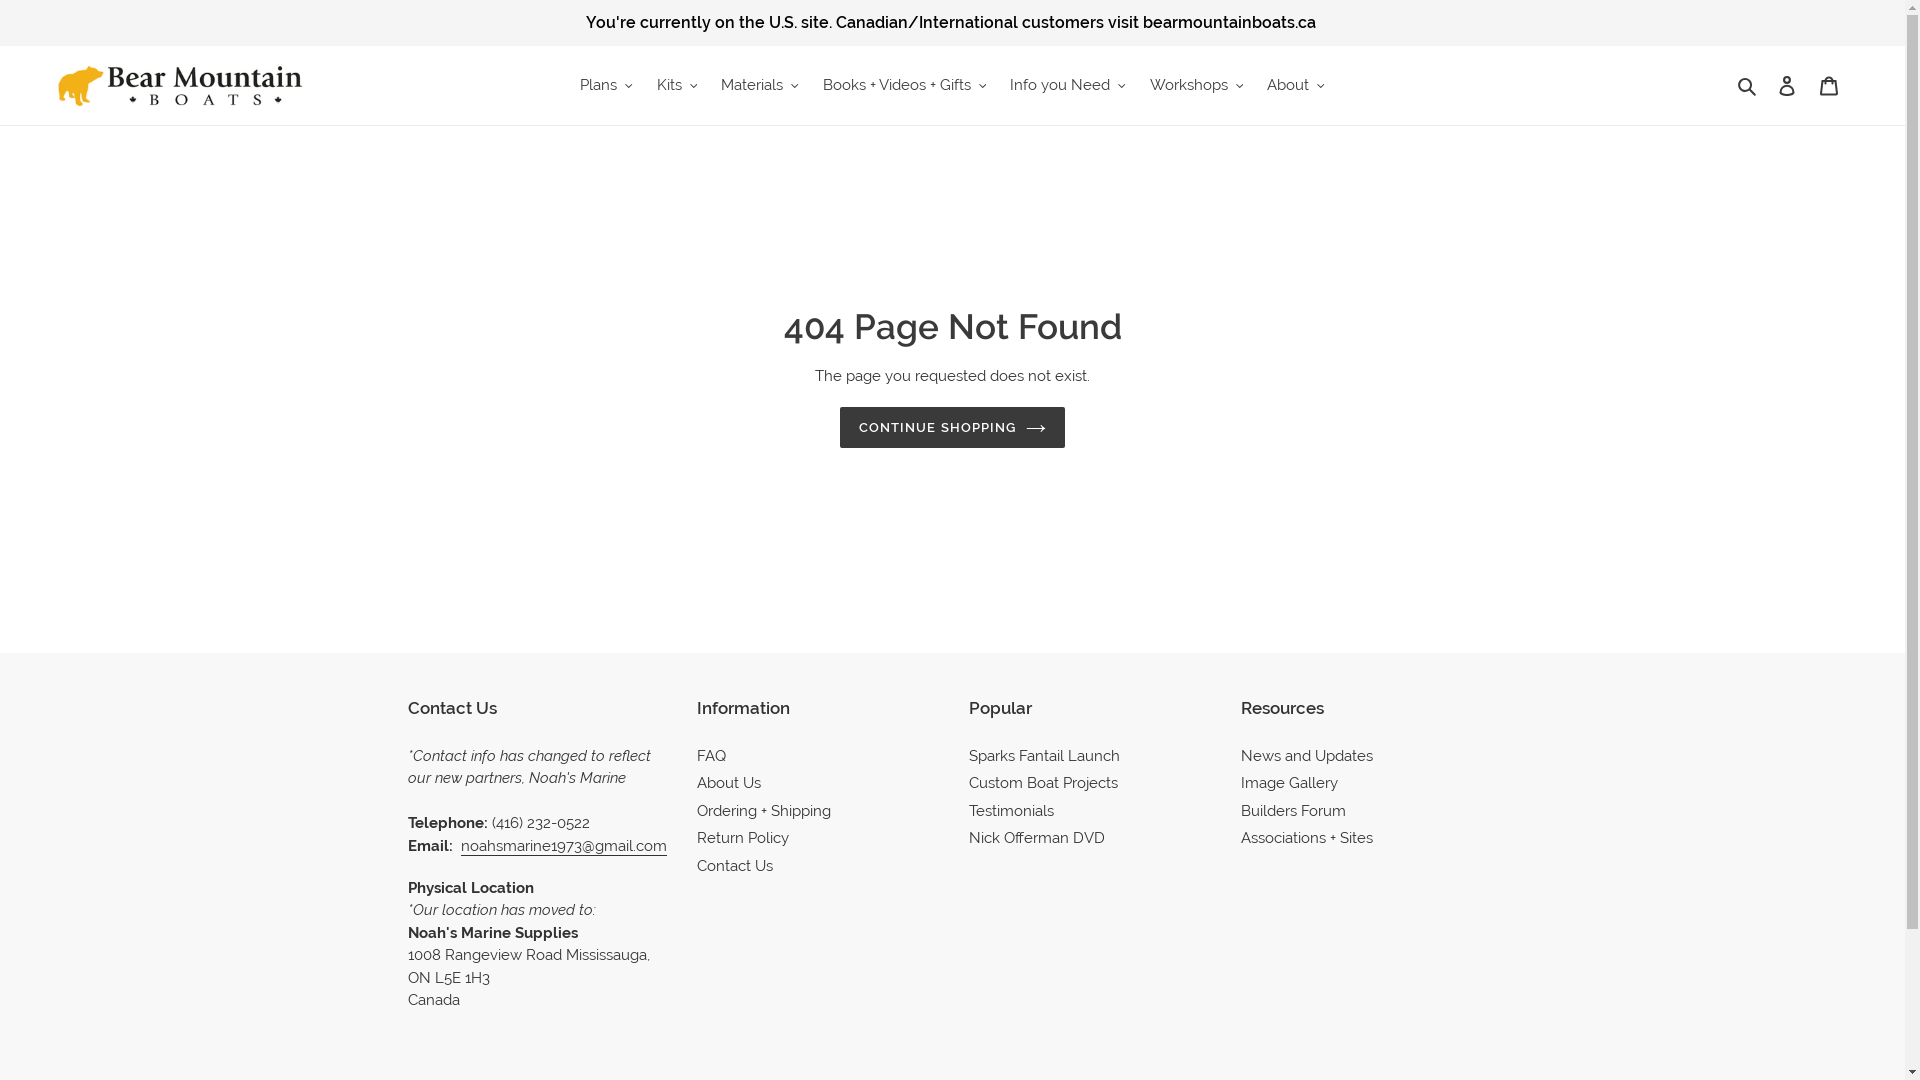 The width and height of the screenshot is (1920, 1080). I want to click on 'Workshops', so click(1140, 84).